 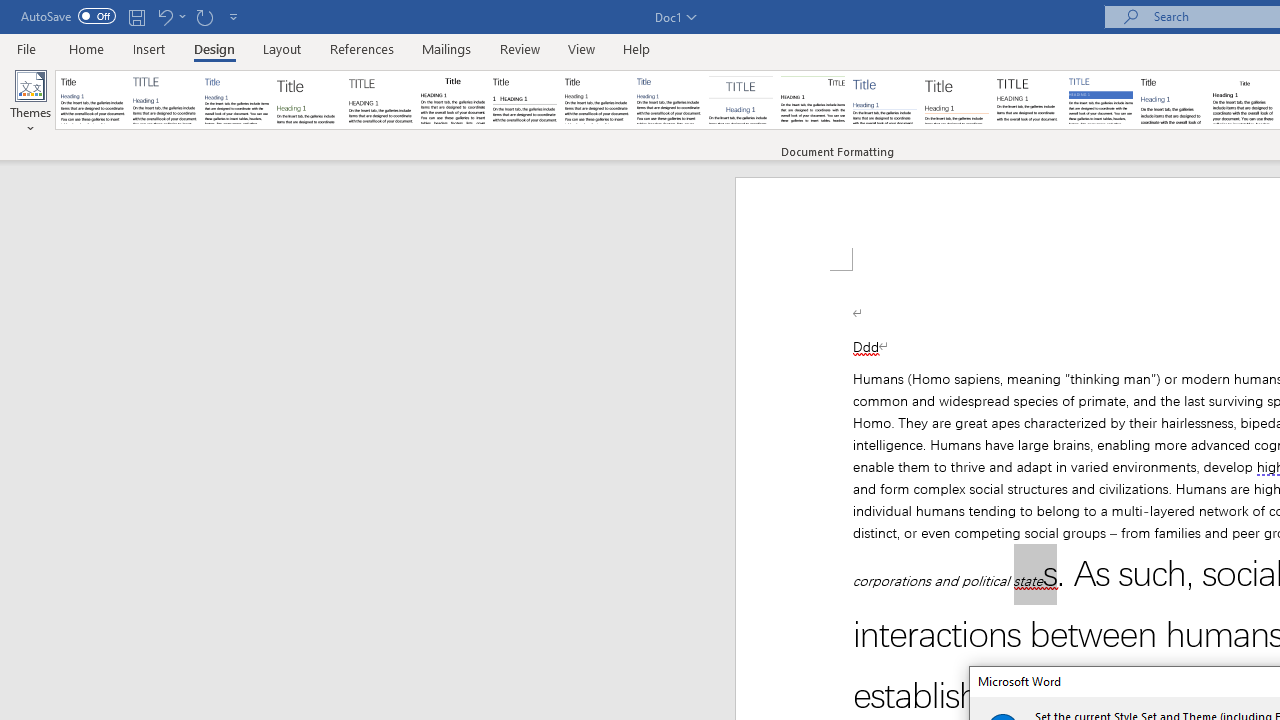 What do you see at coordinates (164, 16) in the screenshot?
I see `'Undo Apply Quick Style Set'` at bounding box center [164, 16].